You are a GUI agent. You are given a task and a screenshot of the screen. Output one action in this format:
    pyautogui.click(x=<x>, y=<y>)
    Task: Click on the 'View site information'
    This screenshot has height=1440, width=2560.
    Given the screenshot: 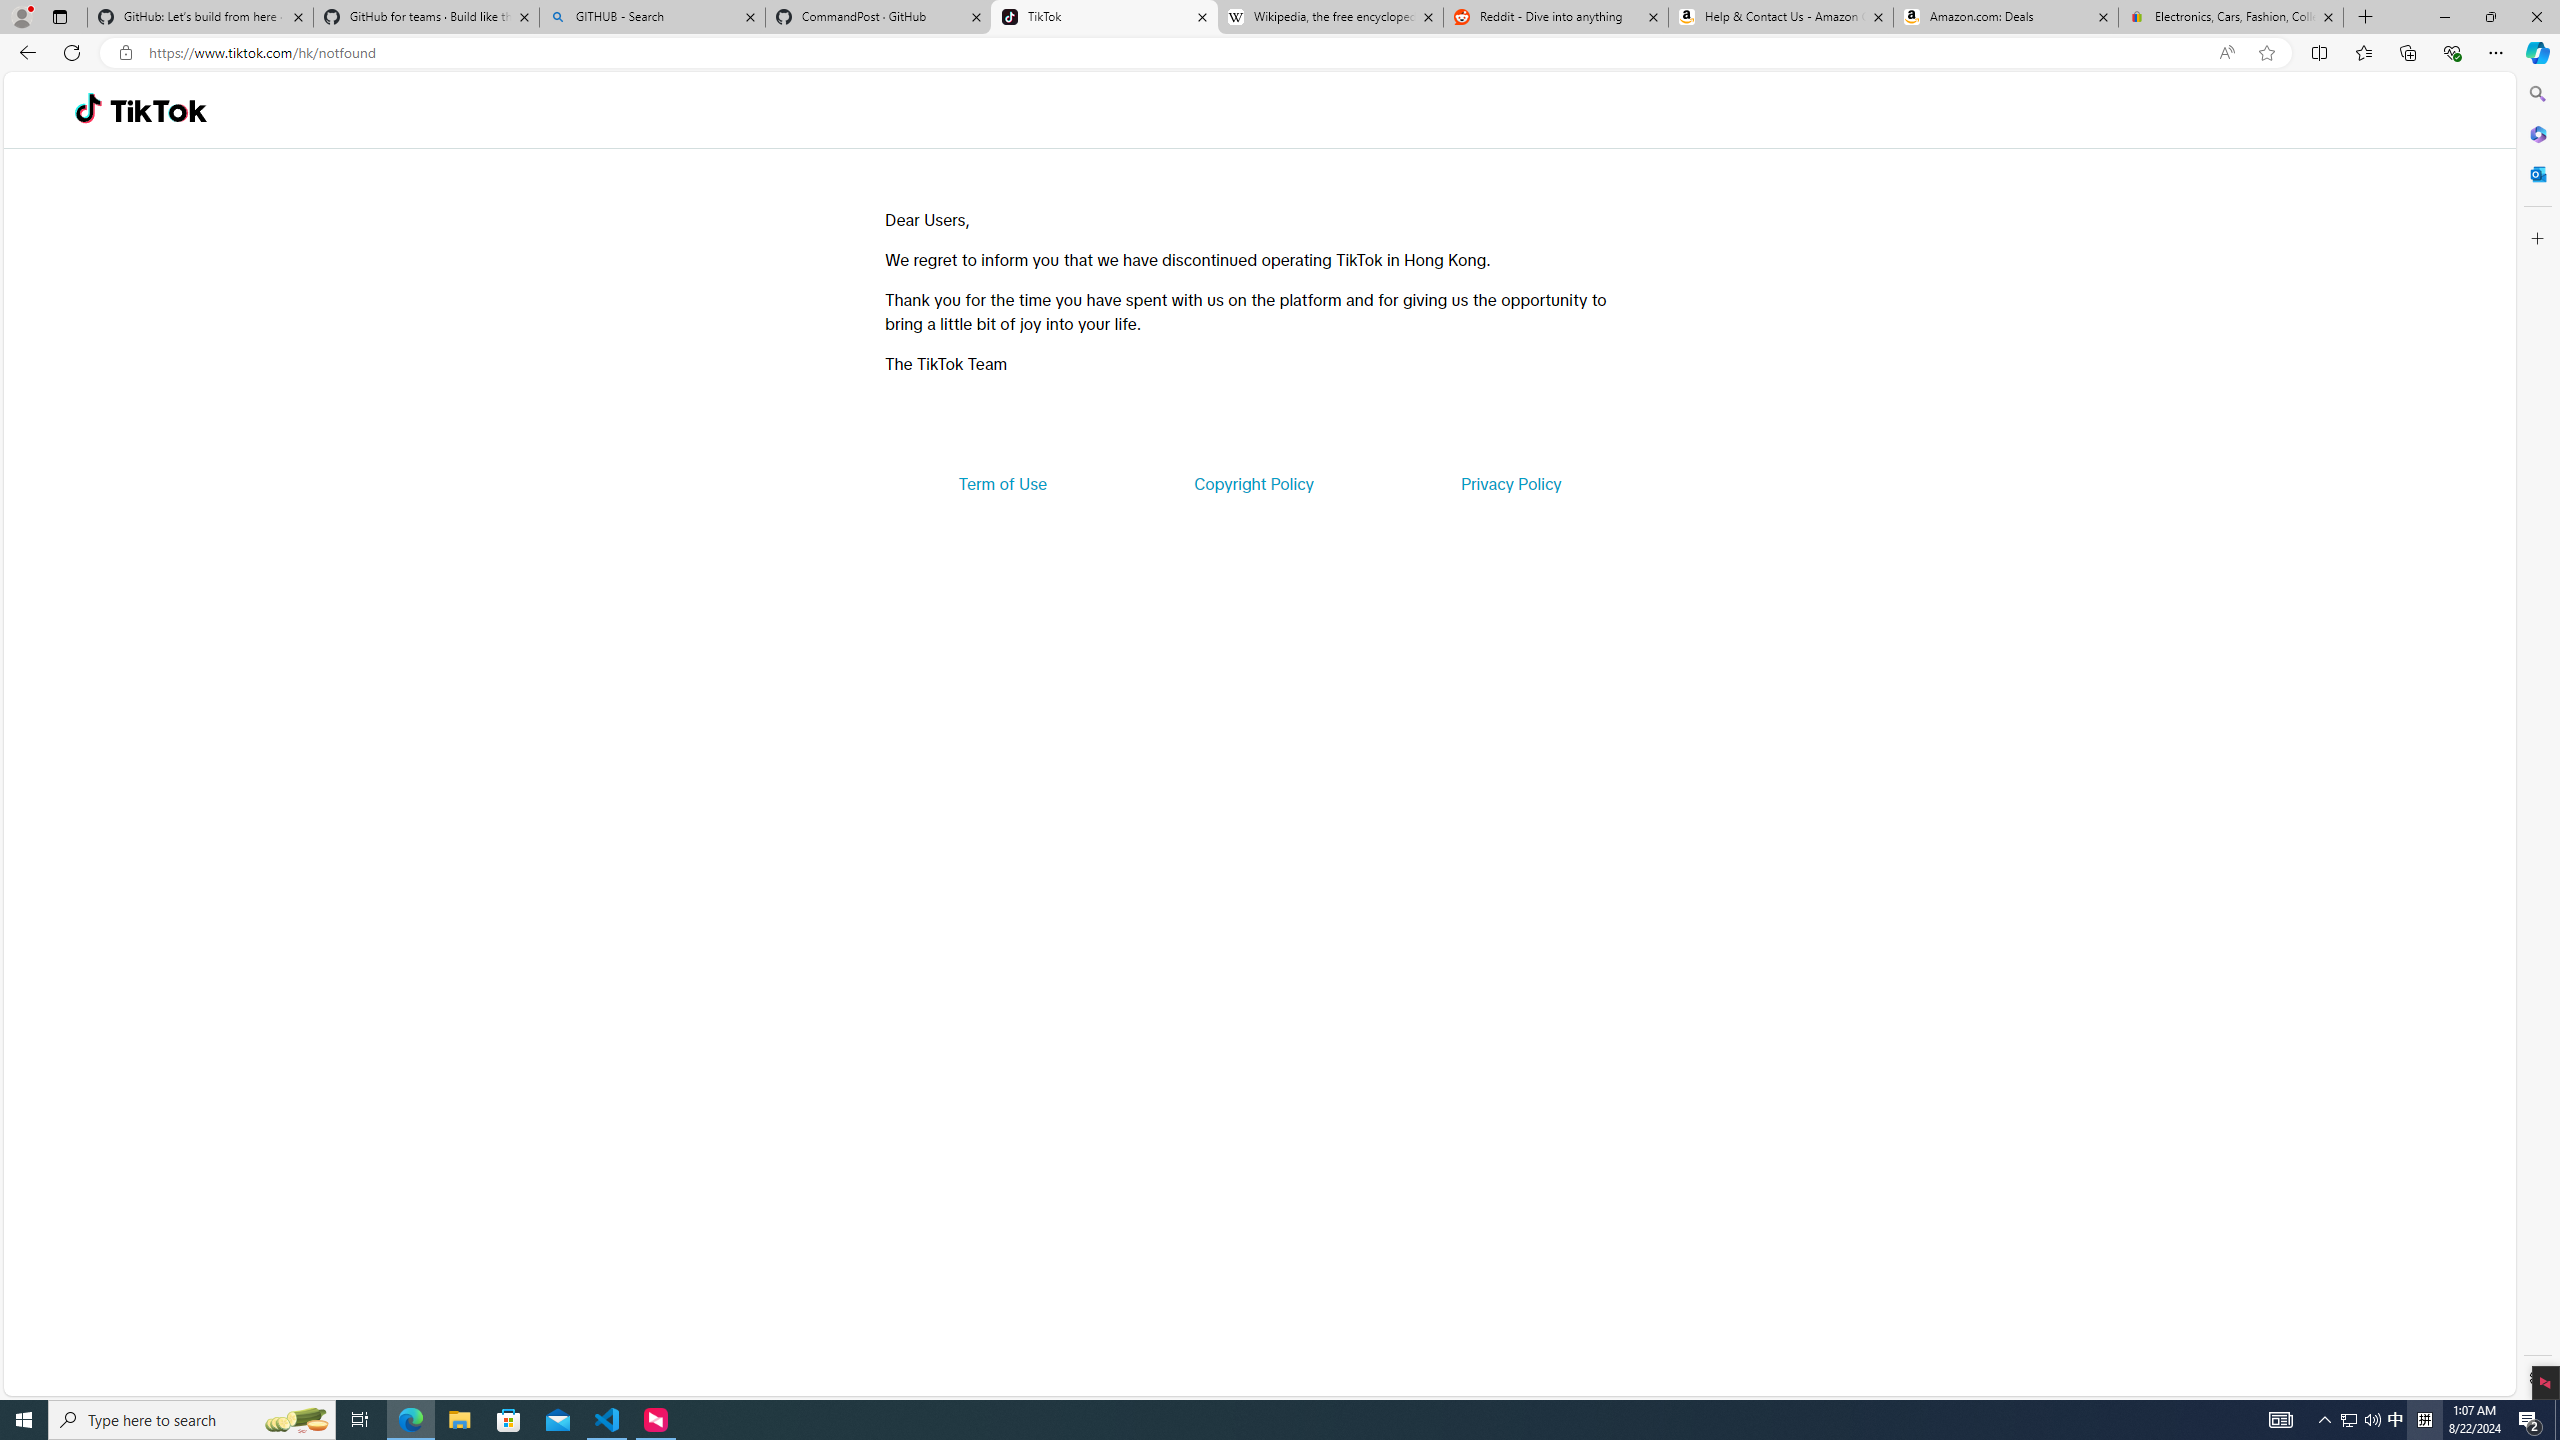 What is the action you would take?
    pyautogui.click(x=125, y=53)
    